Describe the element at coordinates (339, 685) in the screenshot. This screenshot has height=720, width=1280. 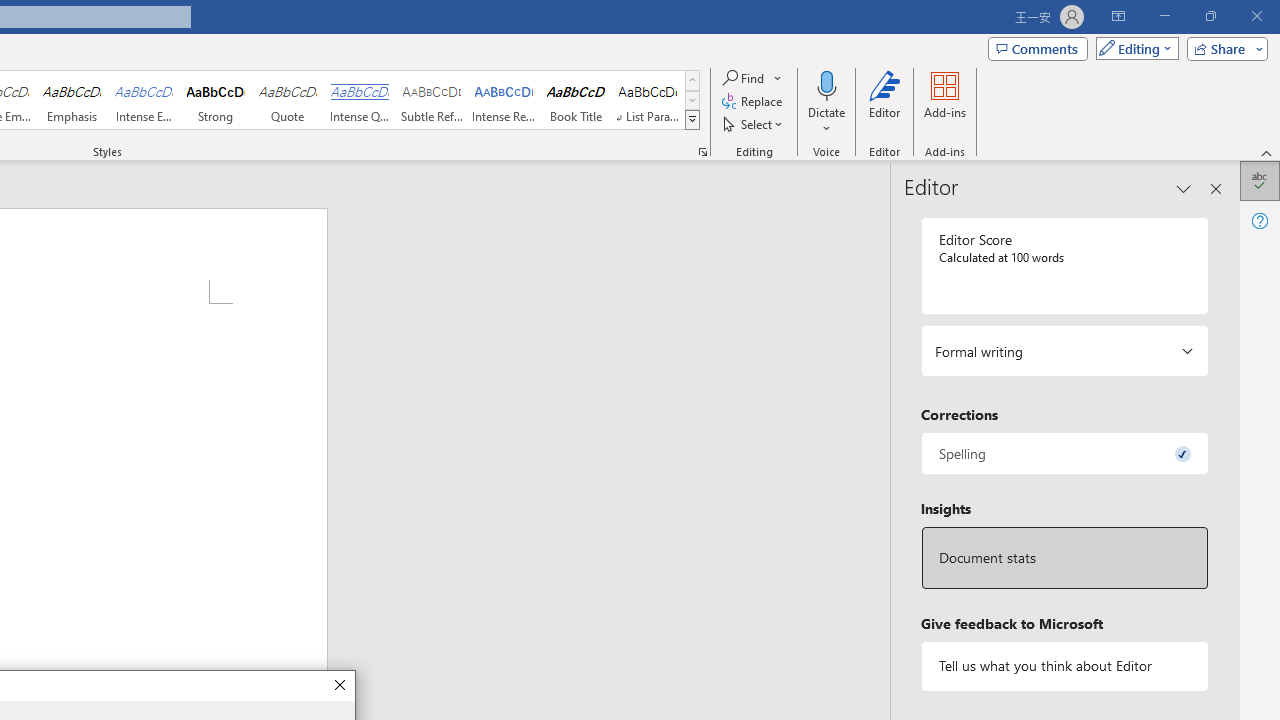
I see `'Close'` at that location.